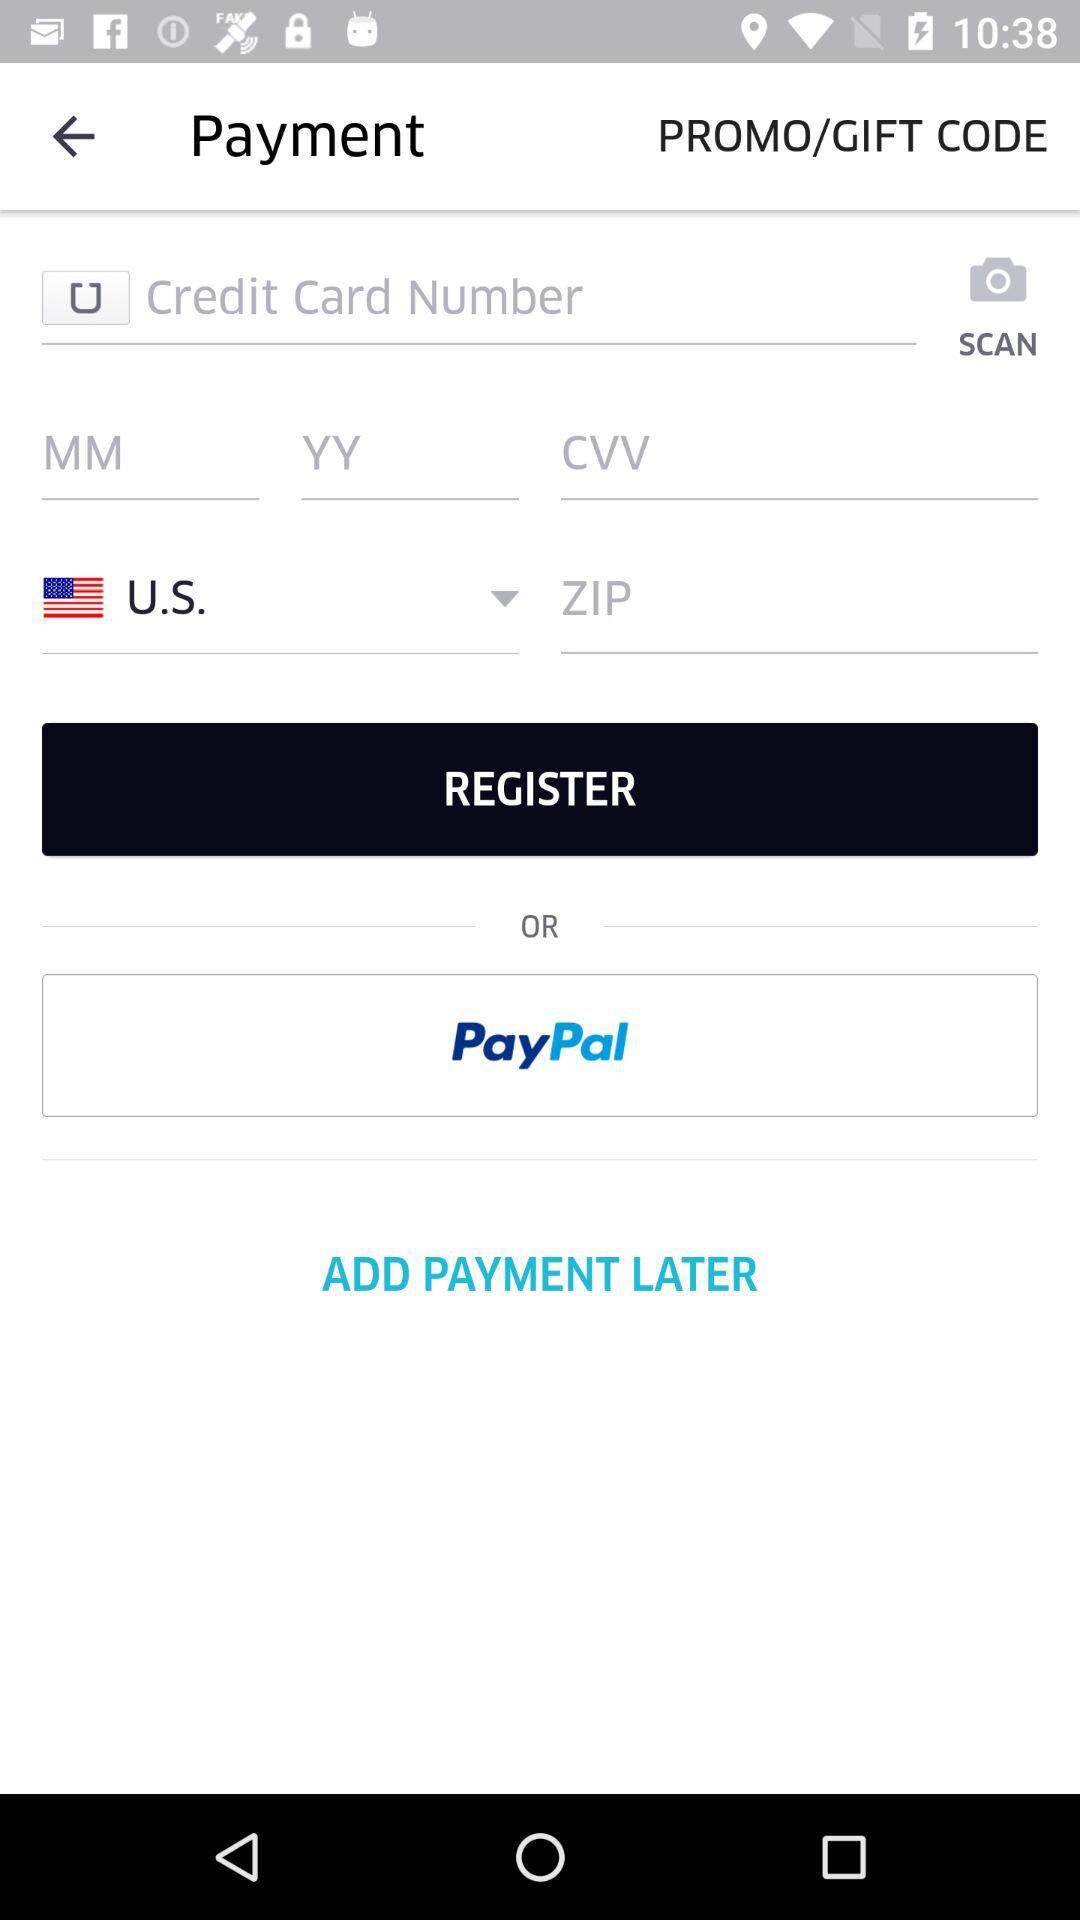 The width and height of the screenshot is (1080, 1920). I want to click on data in a text field, so click(479, 296).